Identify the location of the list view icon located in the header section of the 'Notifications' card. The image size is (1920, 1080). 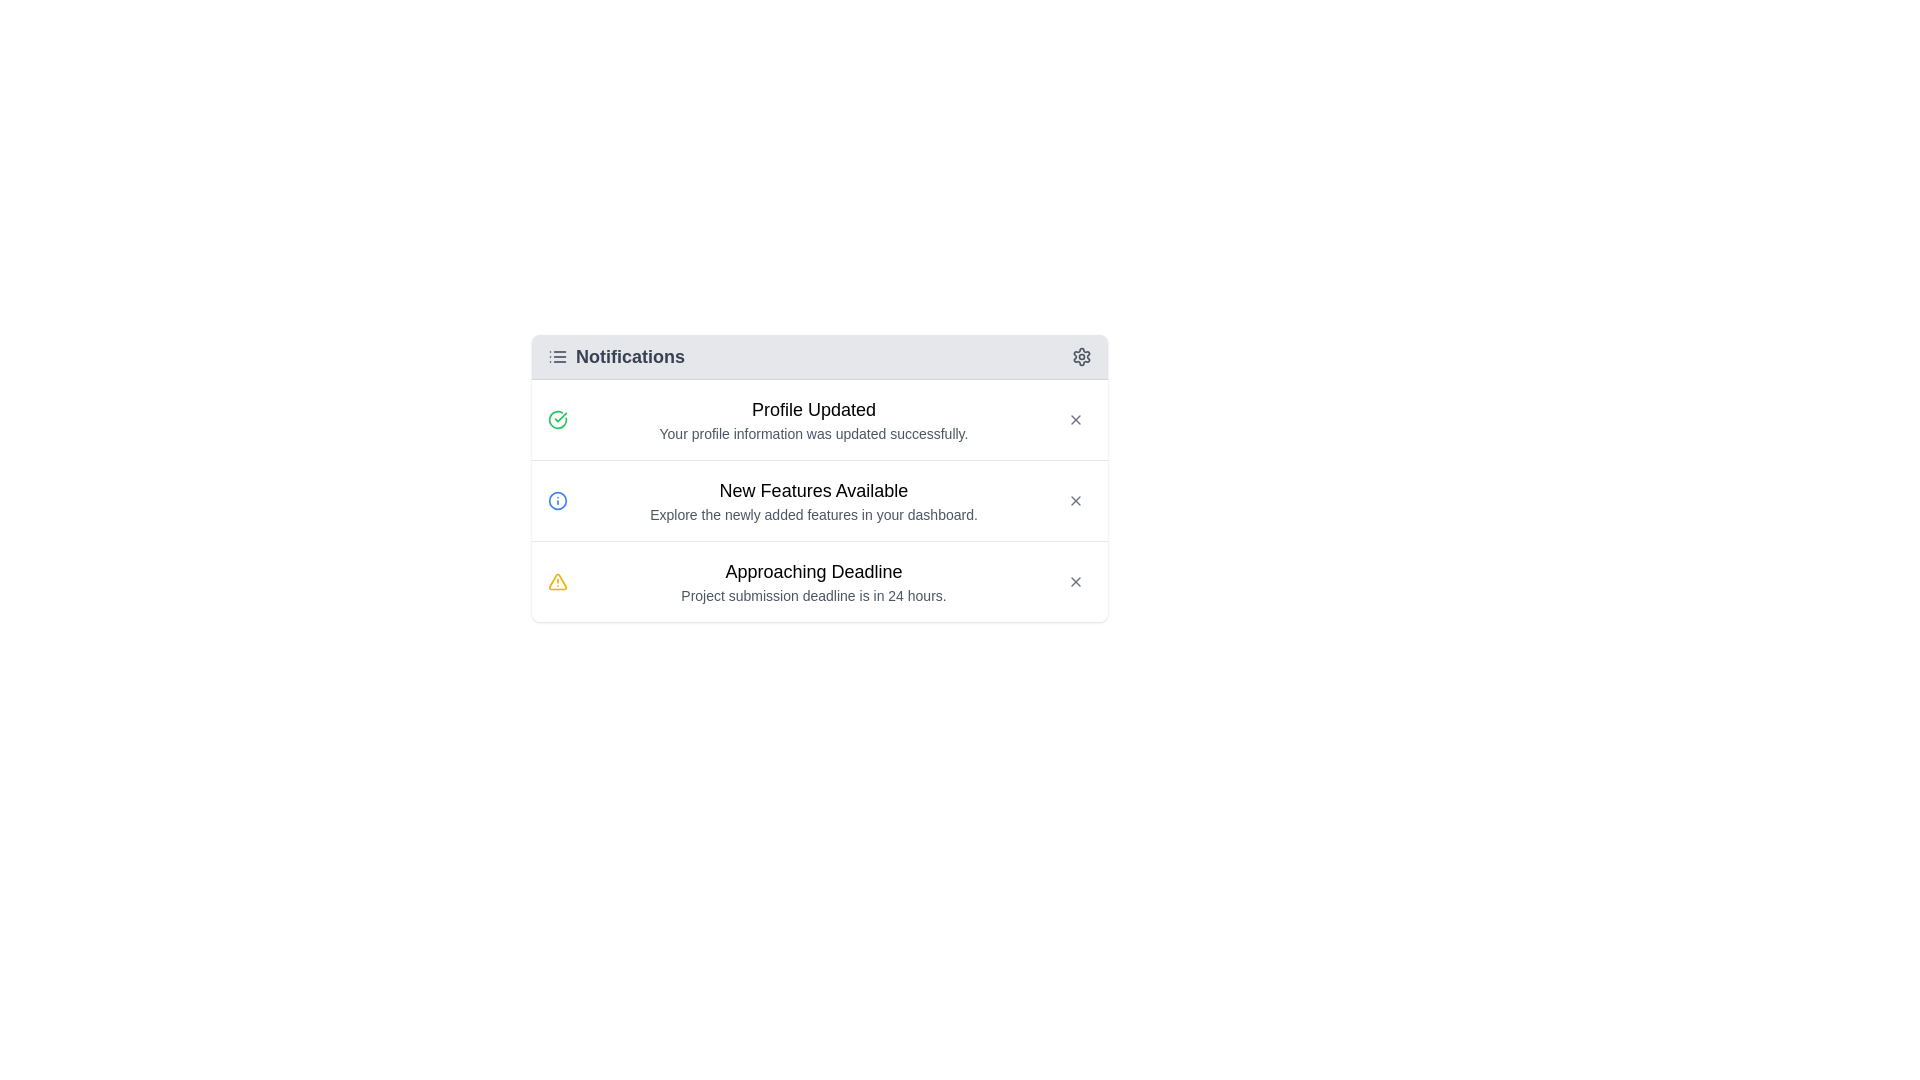
(557, 356).